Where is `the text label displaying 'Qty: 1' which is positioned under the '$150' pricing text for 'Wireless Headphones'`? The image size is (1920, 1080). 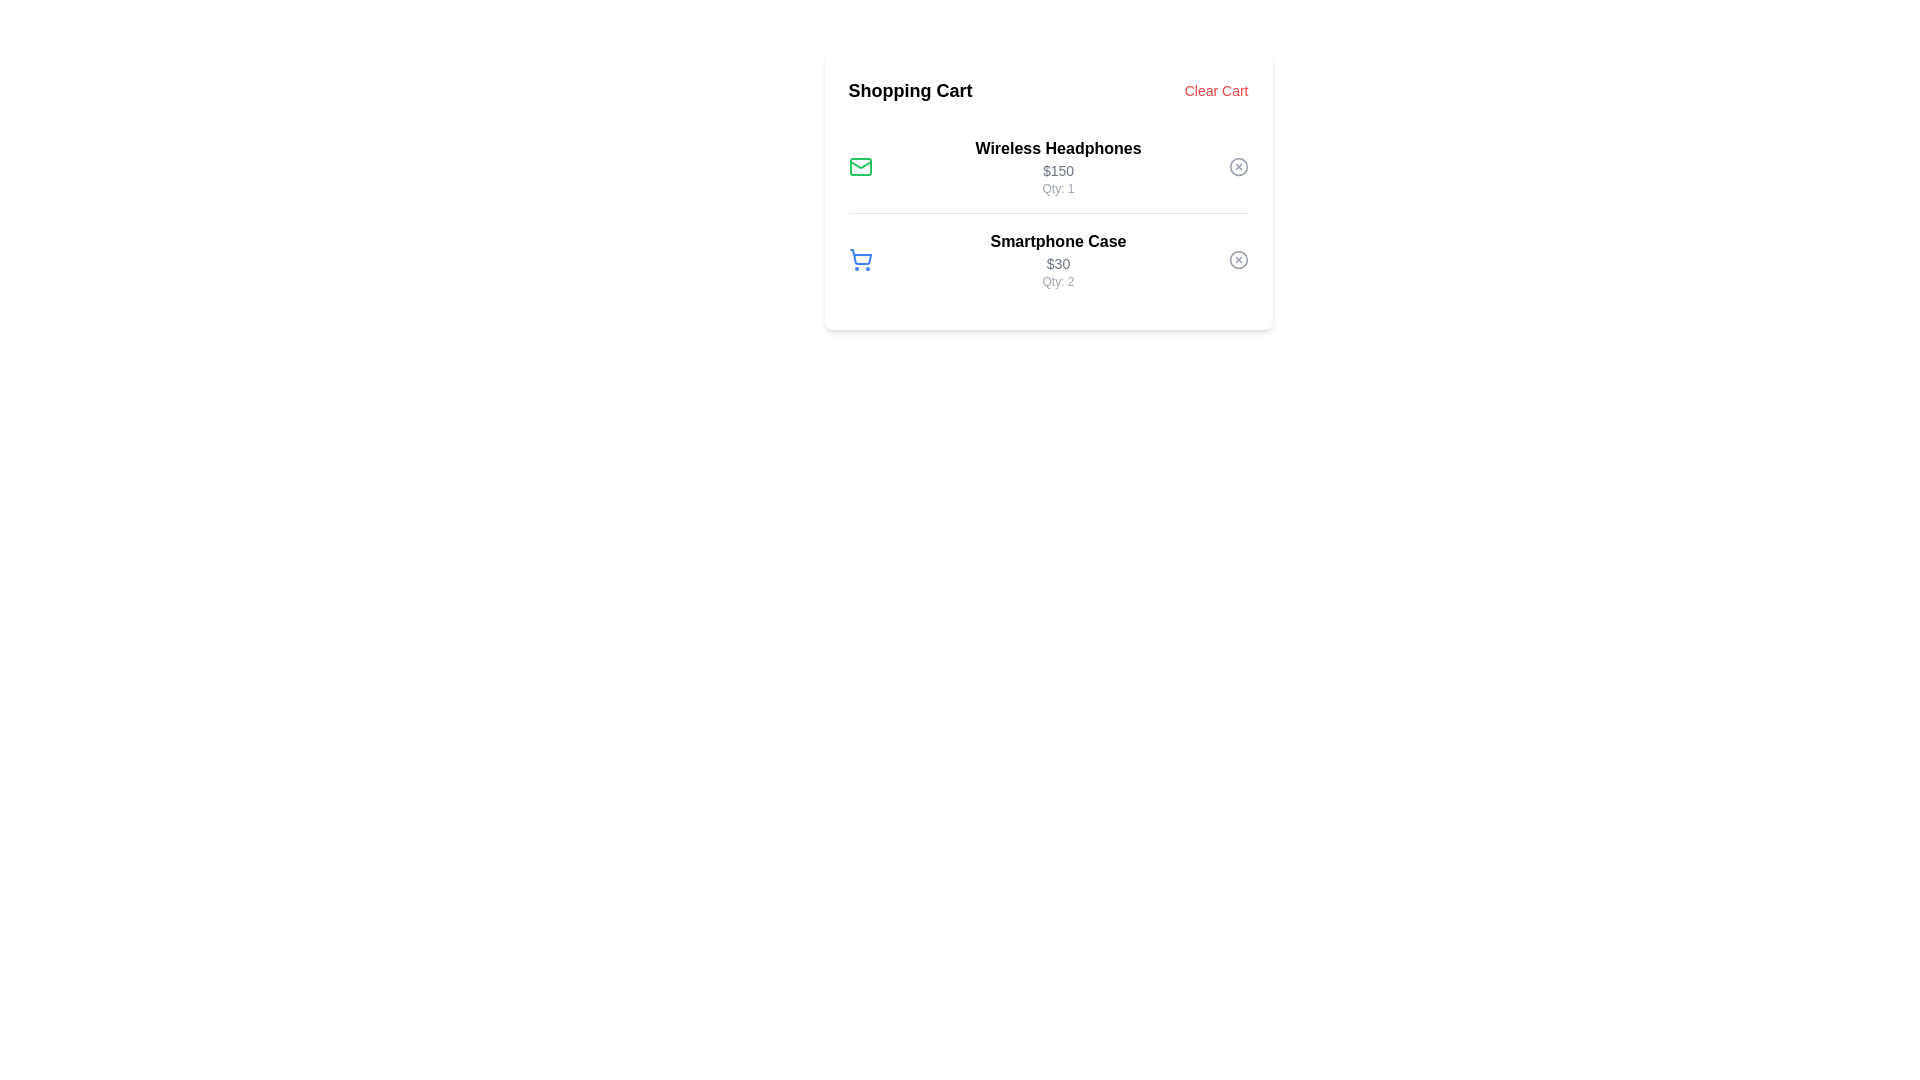
the text label displaying 'Qty: 1' which is positioned under the '$150' pricing text for 'Wireless Headphones' is located at coordinates (1057, 189).